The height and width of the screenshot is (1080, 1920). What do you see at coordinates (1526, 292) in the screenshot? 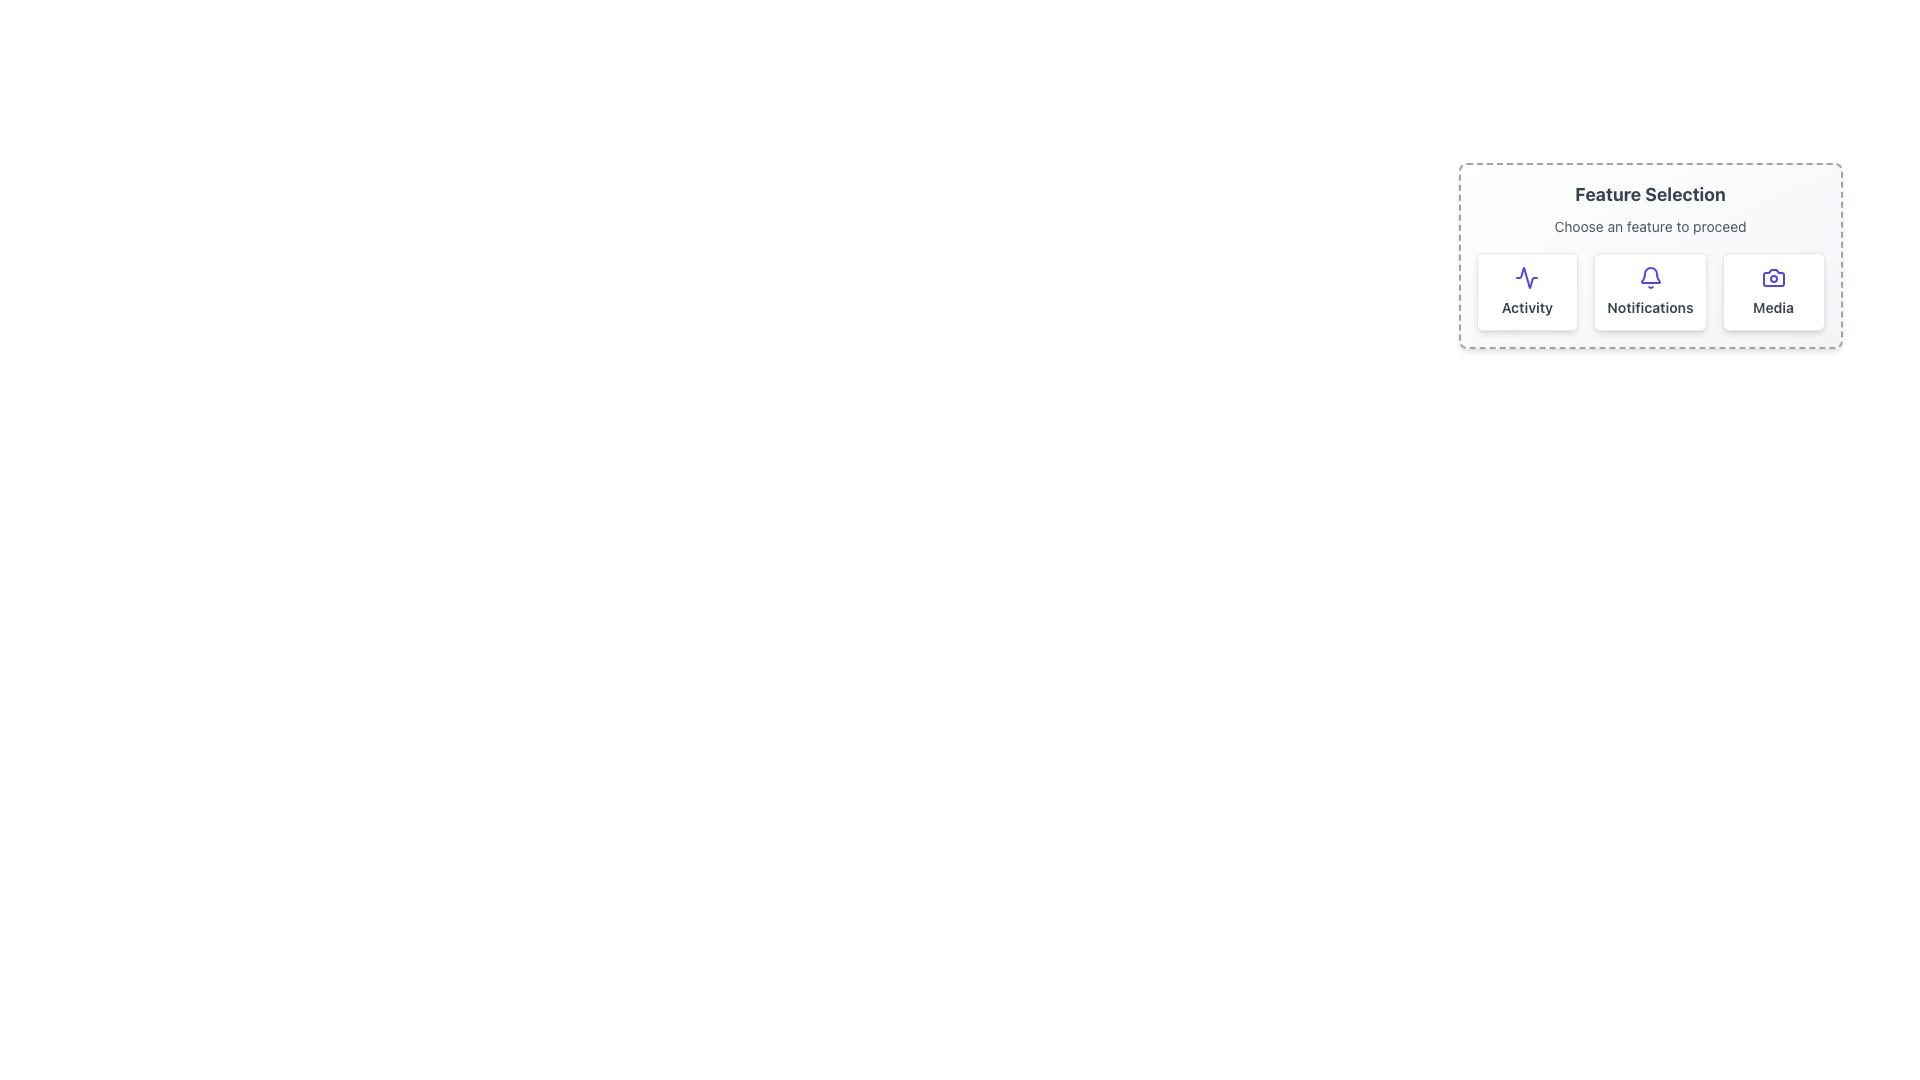
I see `the 'Activity' button, which is a rectangular button with a white background and an indigo line chart icon` at bounding box center [1526, 292].